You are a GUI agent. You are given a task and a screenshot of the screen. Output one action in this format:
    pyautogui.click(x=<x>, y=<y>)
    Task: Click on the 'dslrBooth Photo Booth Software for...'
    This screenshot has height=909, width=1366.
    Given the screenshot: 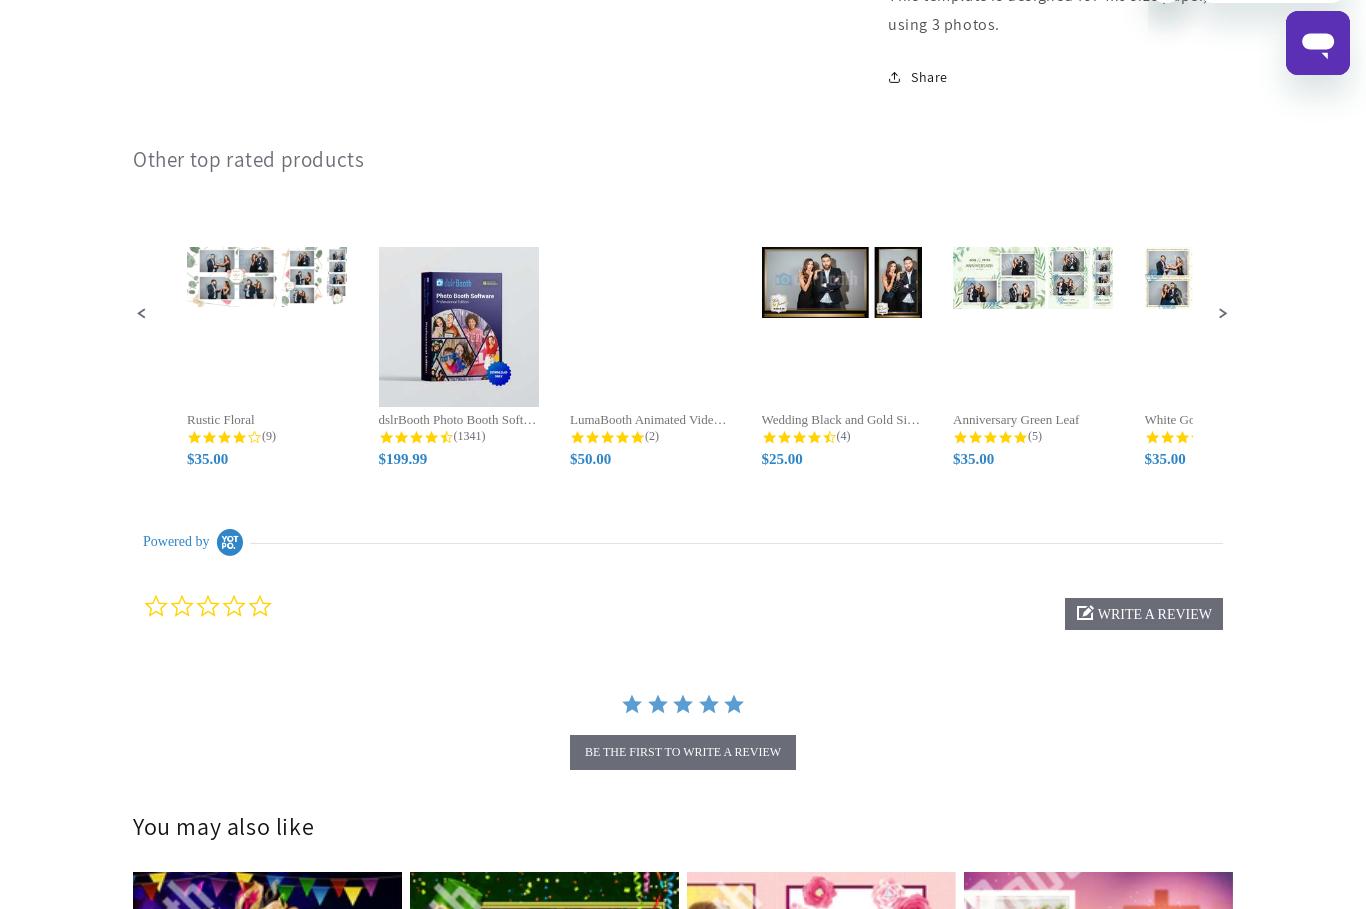 What is the action you would take?
    pyautogui.click(x=477, y=419)
    